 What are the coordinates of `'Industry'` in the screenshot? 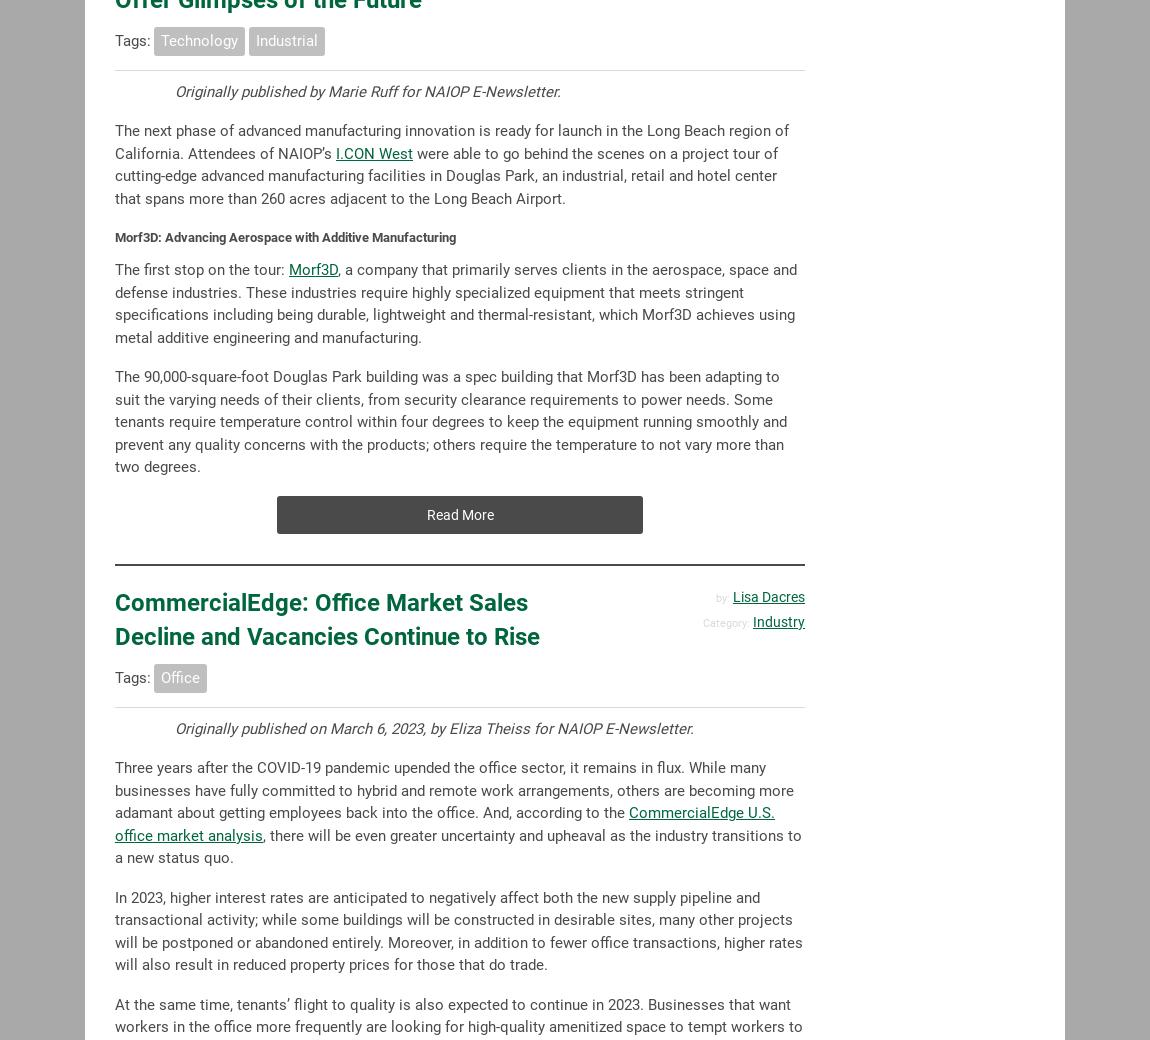 It's located at (778, 619).